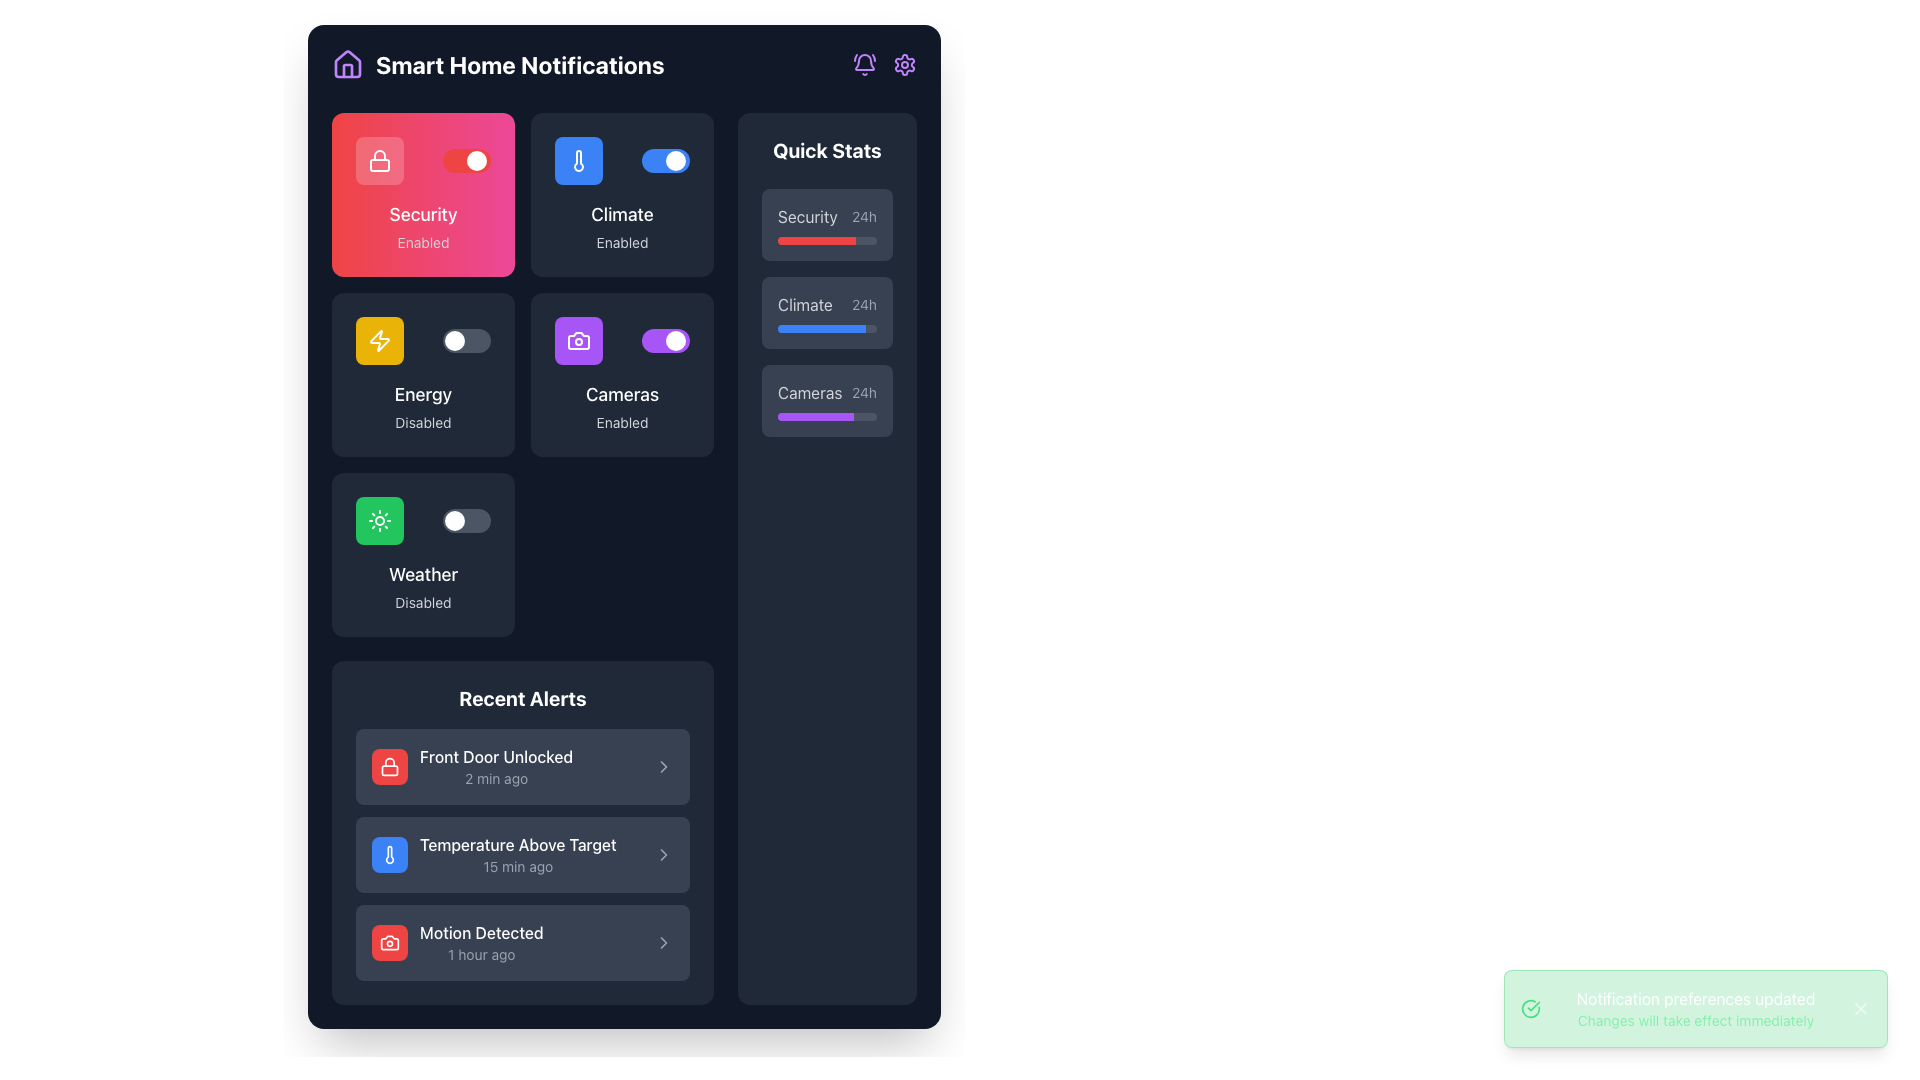 The width and height of the screenshot is (1920, 1080). I want to click on the purple bell icon in the upper right corner of the interface, so click(864, 64).